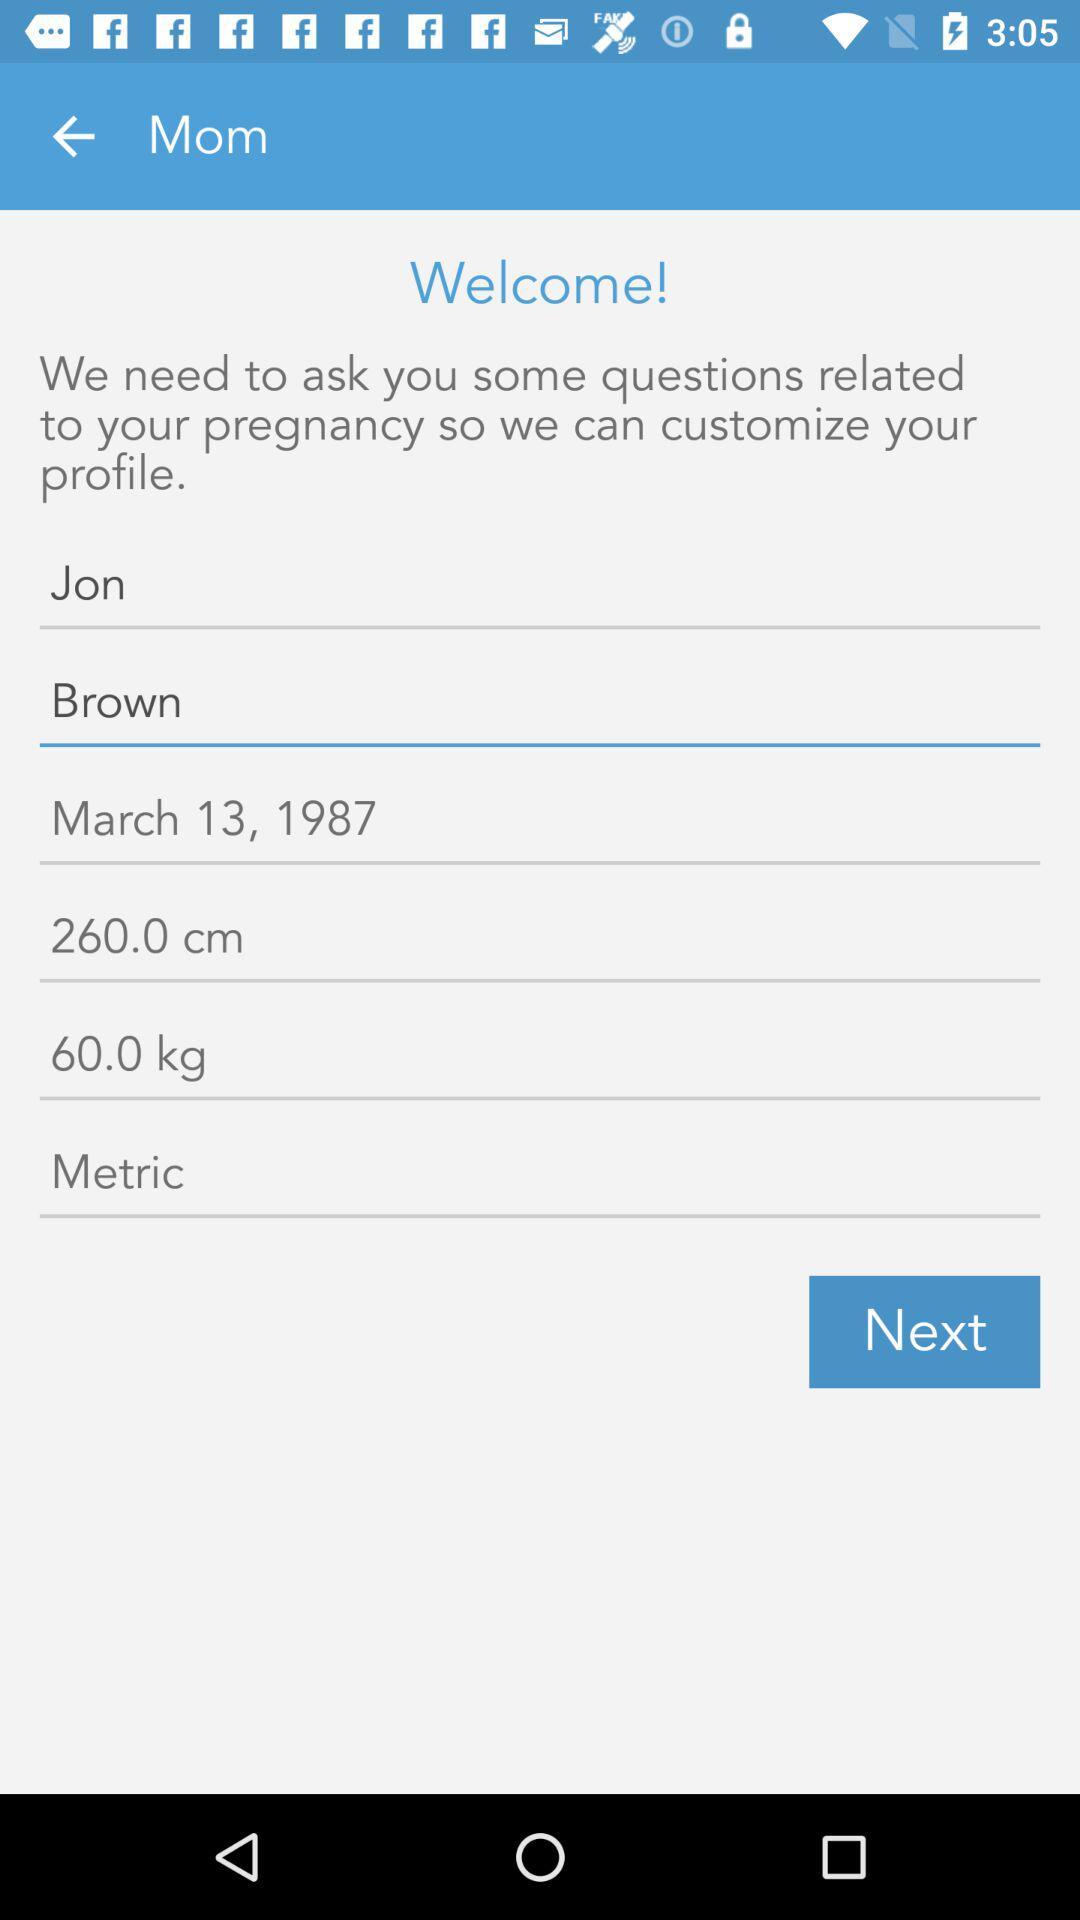 The height and width of the screenshot is (1920, 1080). I want to click on icon to the left of the mom item, so click(72, 135).